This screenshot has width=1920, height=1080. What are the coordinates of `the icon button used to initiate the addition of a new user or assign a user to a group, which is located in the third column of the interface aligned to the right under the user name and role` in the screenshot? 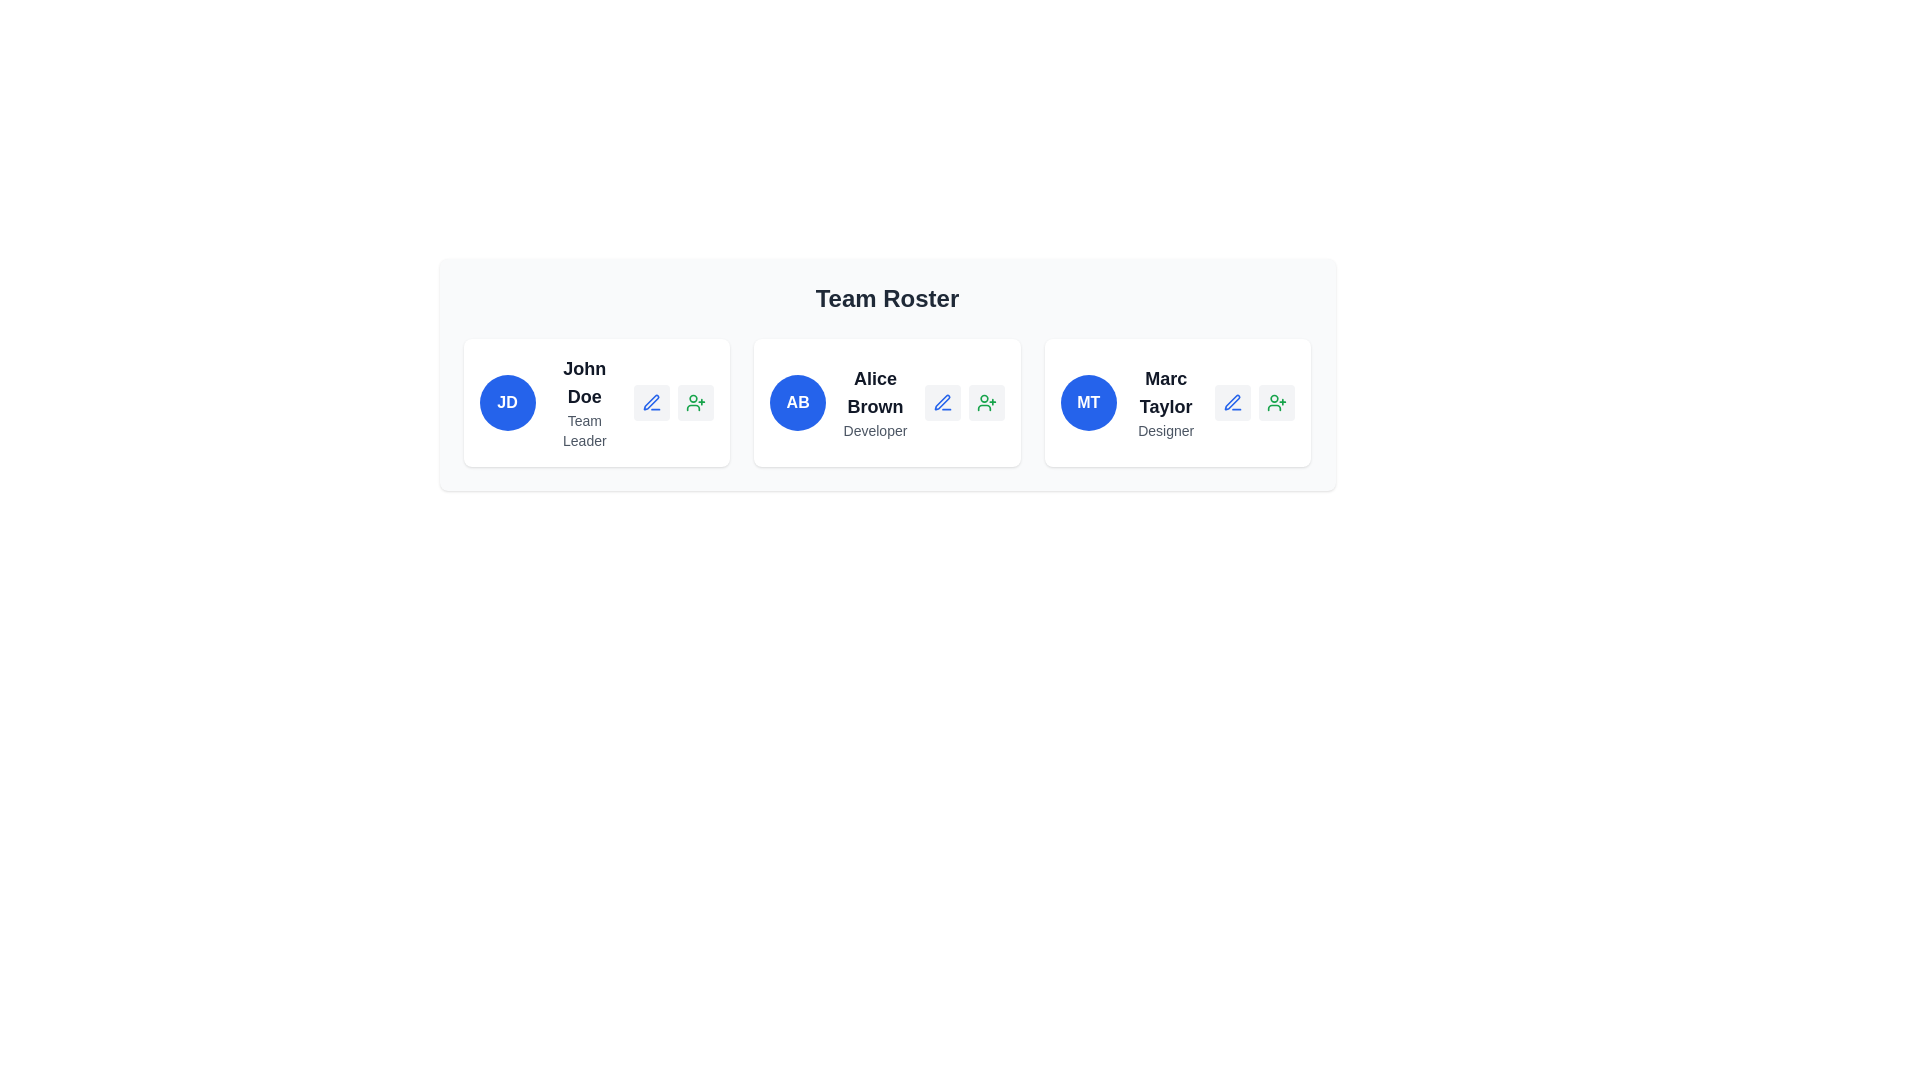 It's located at (1276, 402).